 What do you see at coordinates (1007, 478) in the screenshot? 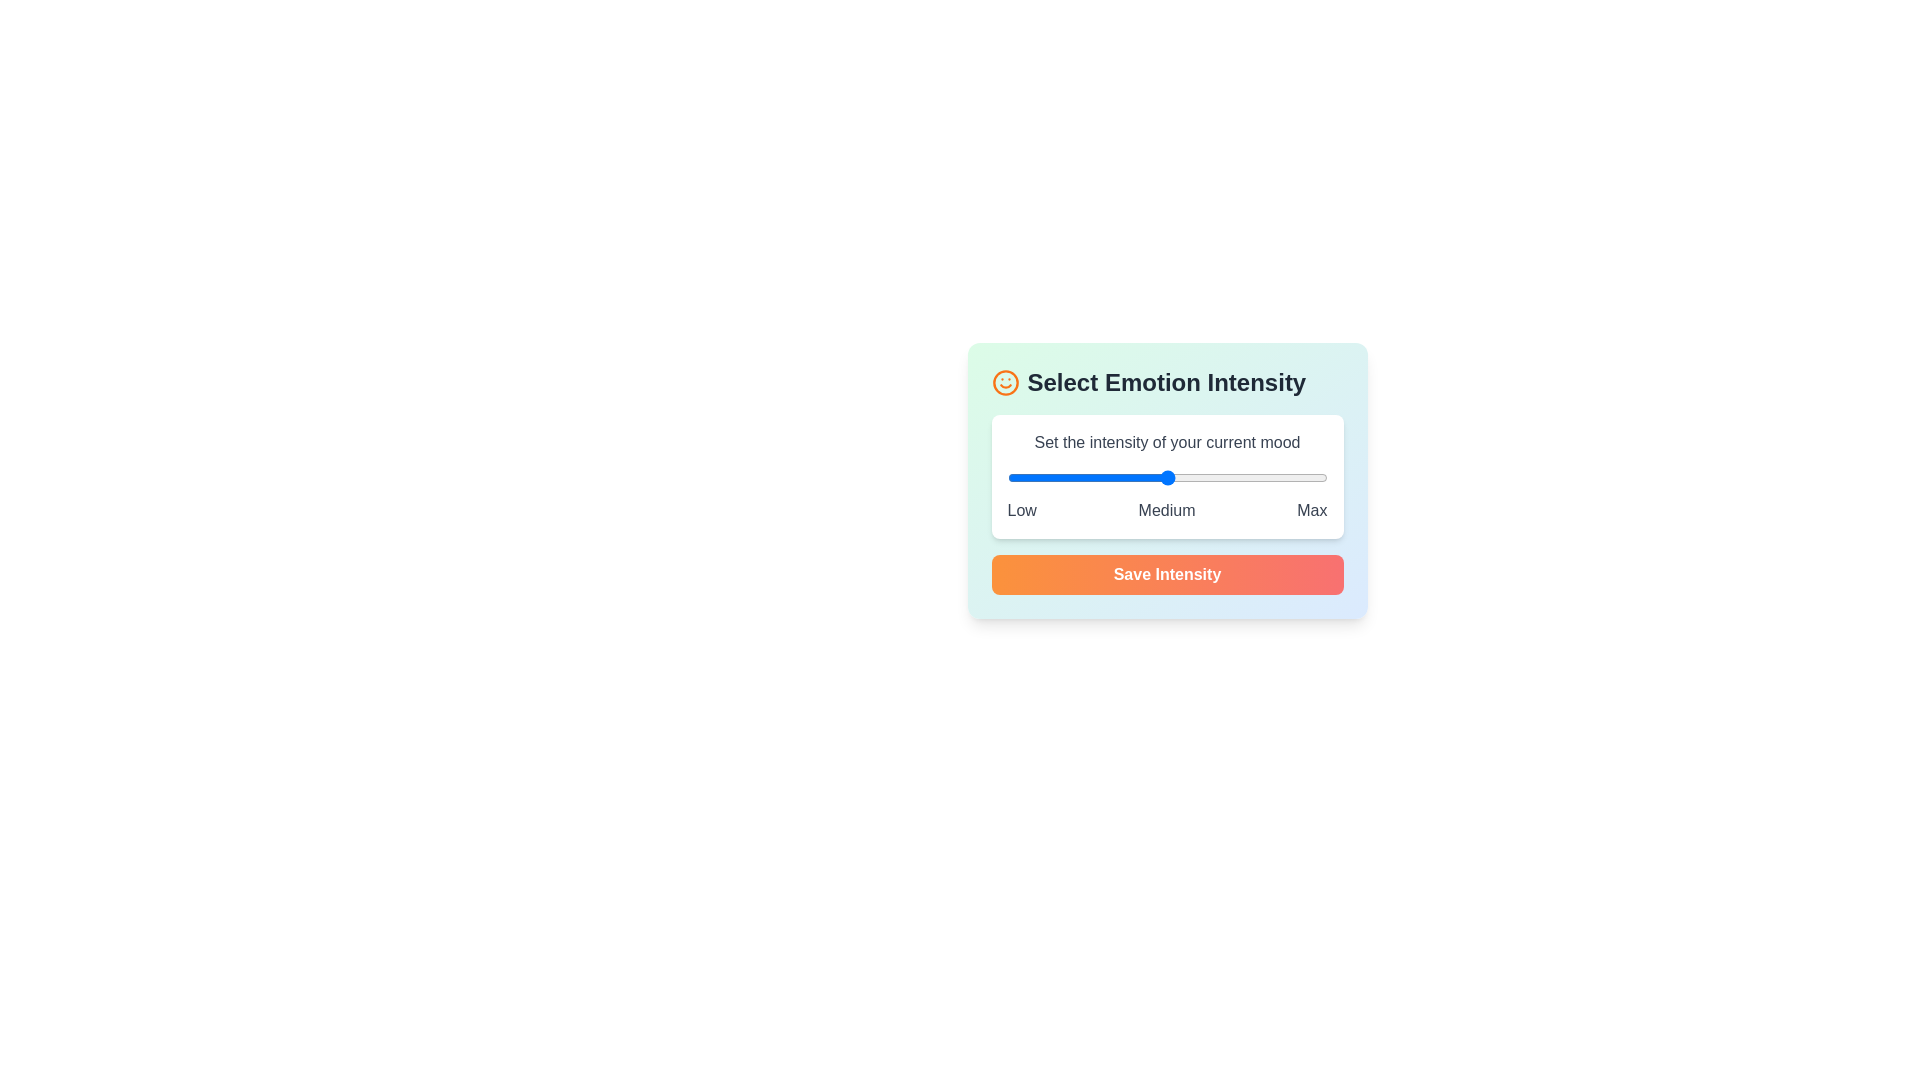
I see `the intensity slider to set the mood level to 1` at bounding box center [1007, 478].